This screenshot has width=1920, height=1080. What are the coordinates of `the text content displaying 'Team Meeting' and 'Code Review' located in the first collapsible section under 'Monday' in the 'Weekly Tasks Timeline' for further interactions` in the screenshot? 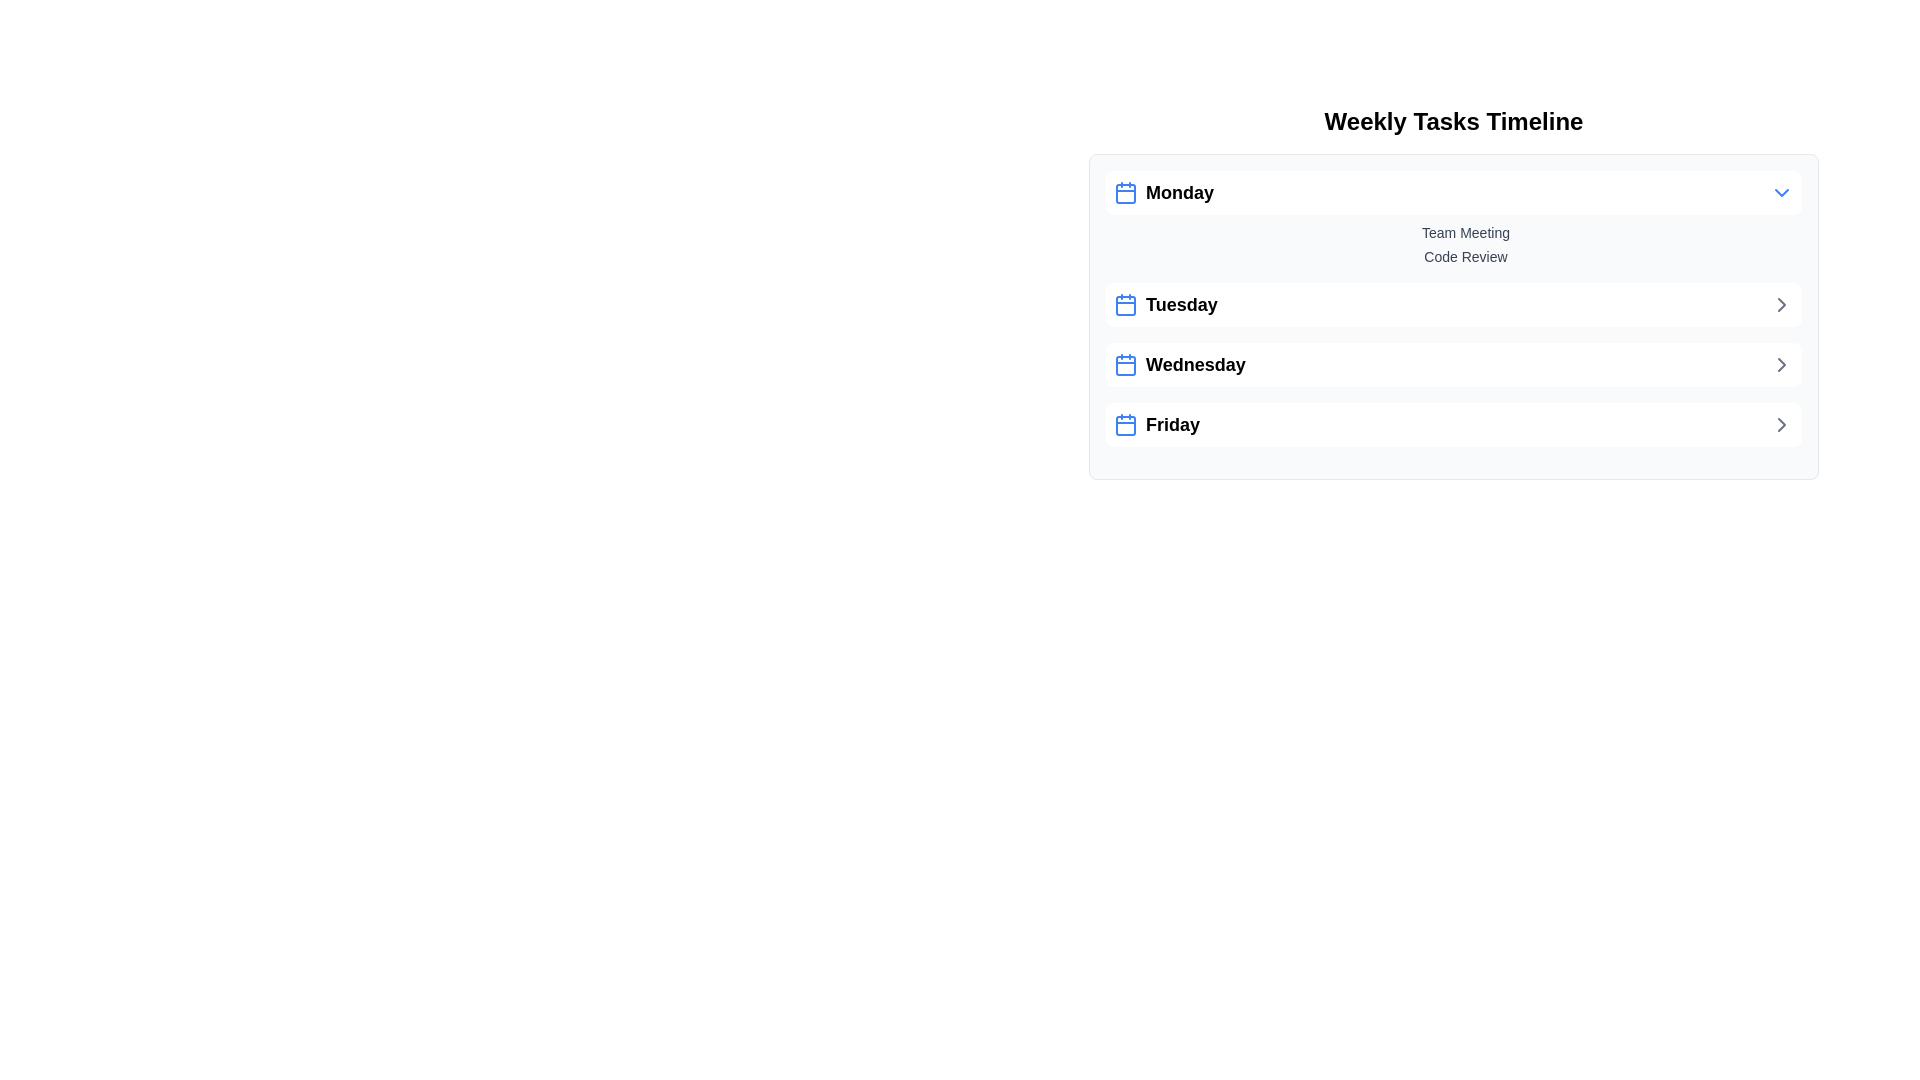 It's located at (1454, 219).